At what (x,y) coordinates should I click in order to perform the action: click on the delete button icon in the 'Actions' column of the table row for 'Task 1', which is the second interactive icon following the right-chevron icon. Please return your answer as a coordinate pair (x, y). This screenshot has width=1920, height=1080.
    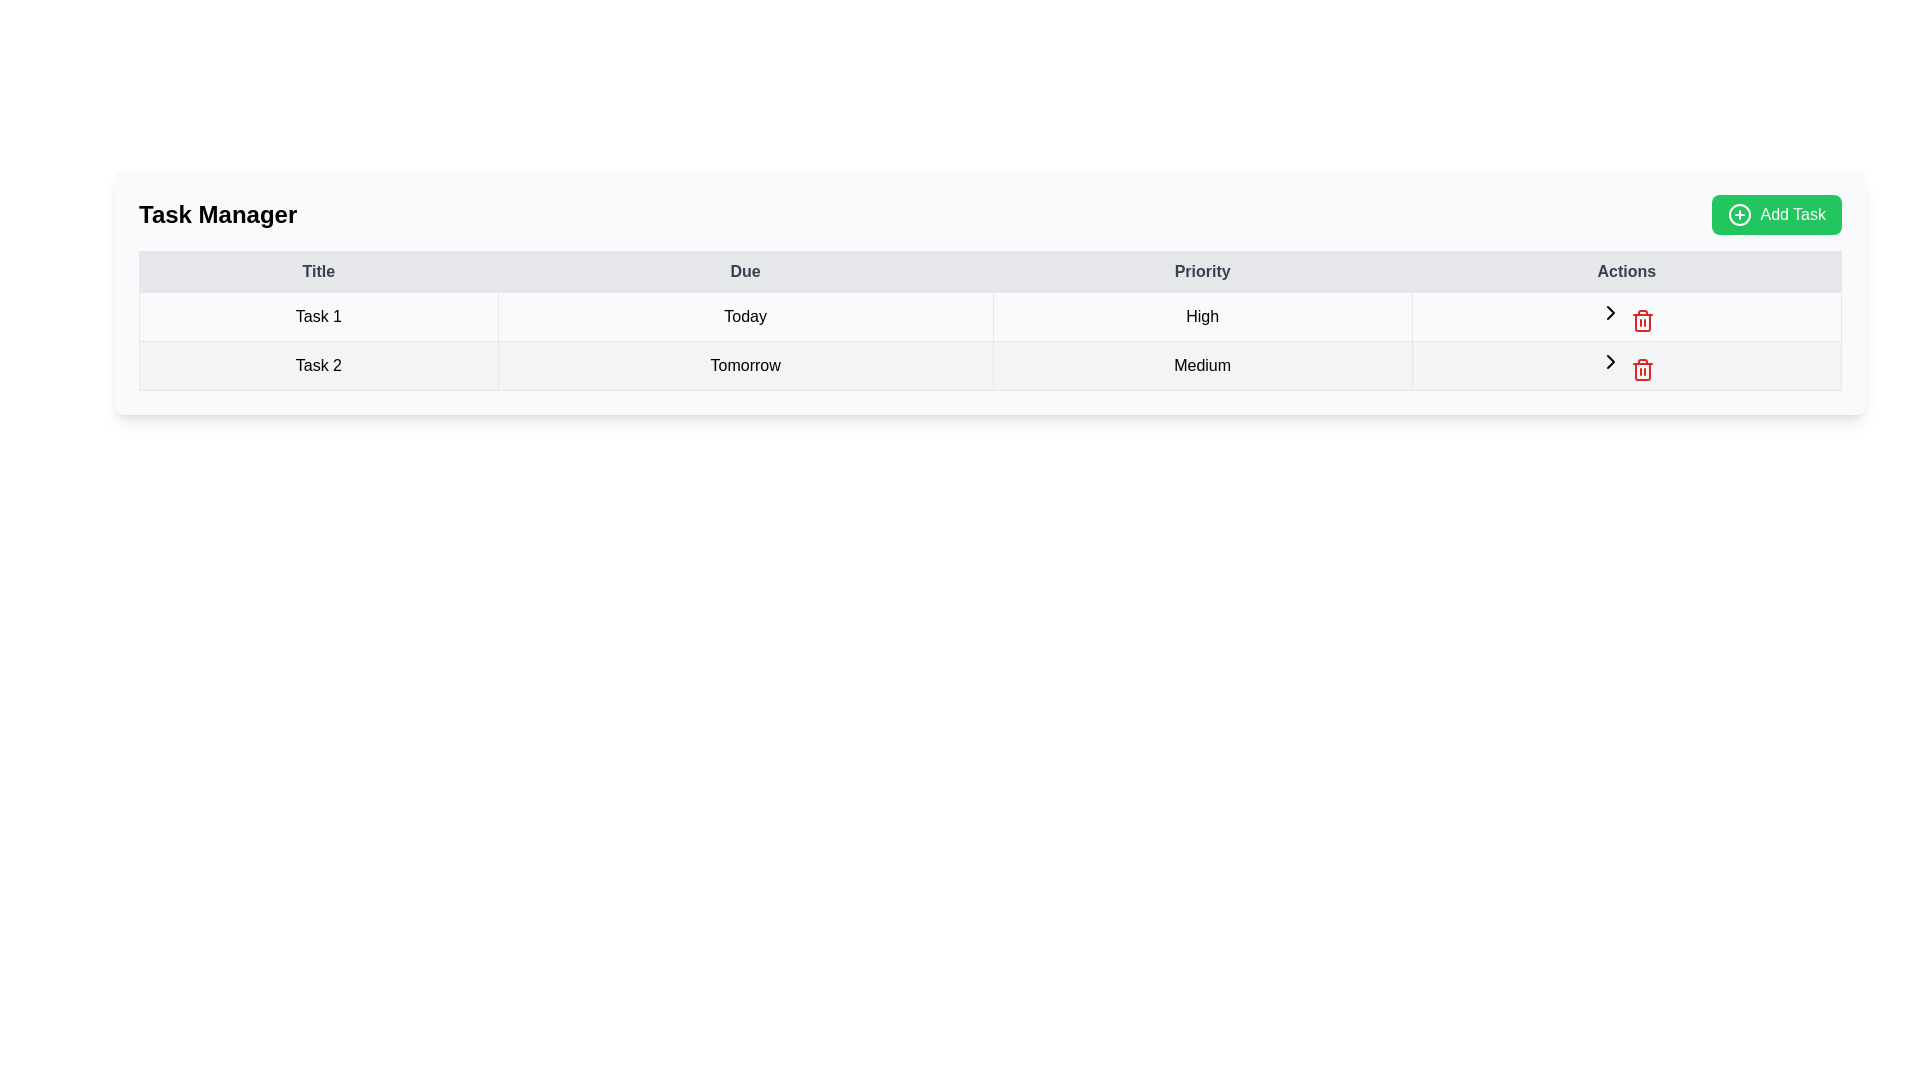
    Looking at the image, I should click on (1642, 319).